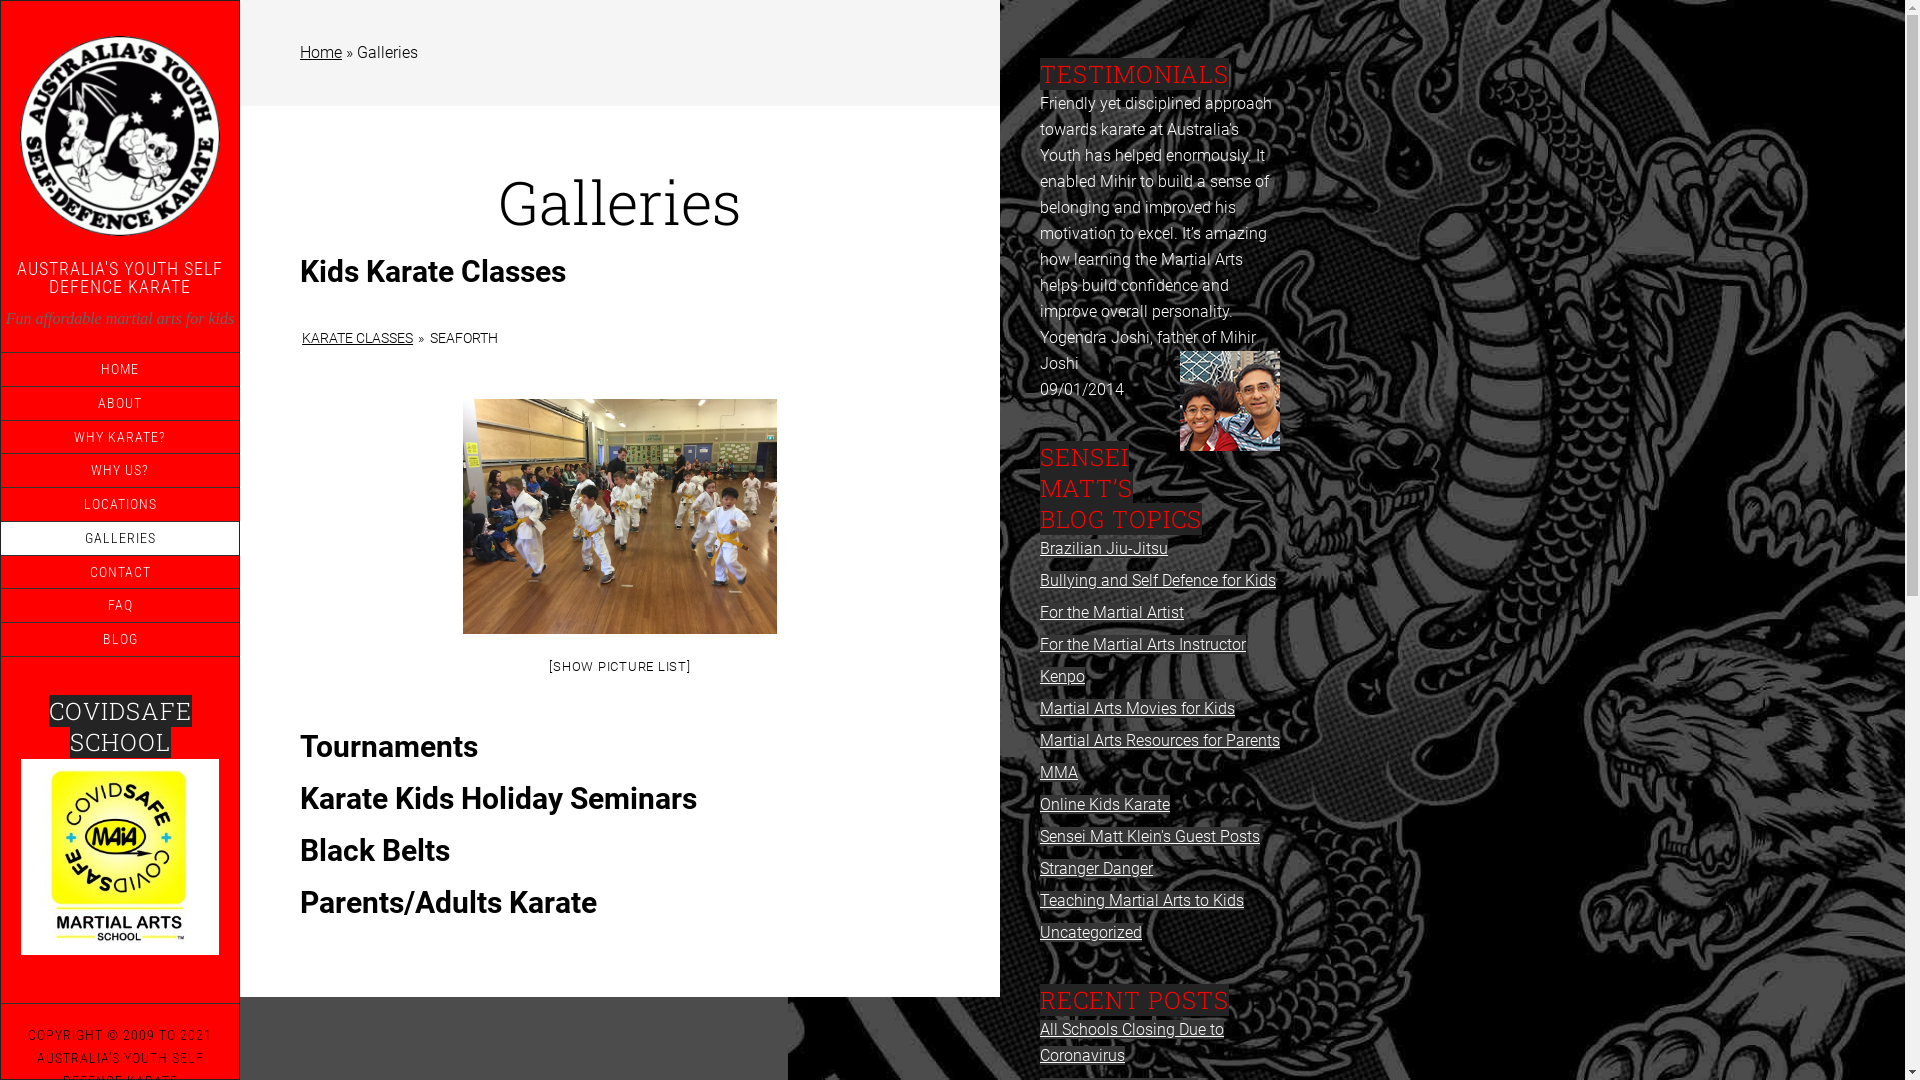  I want to click on 'Teaching Martial Arts to Kids', so click(1142, 900).